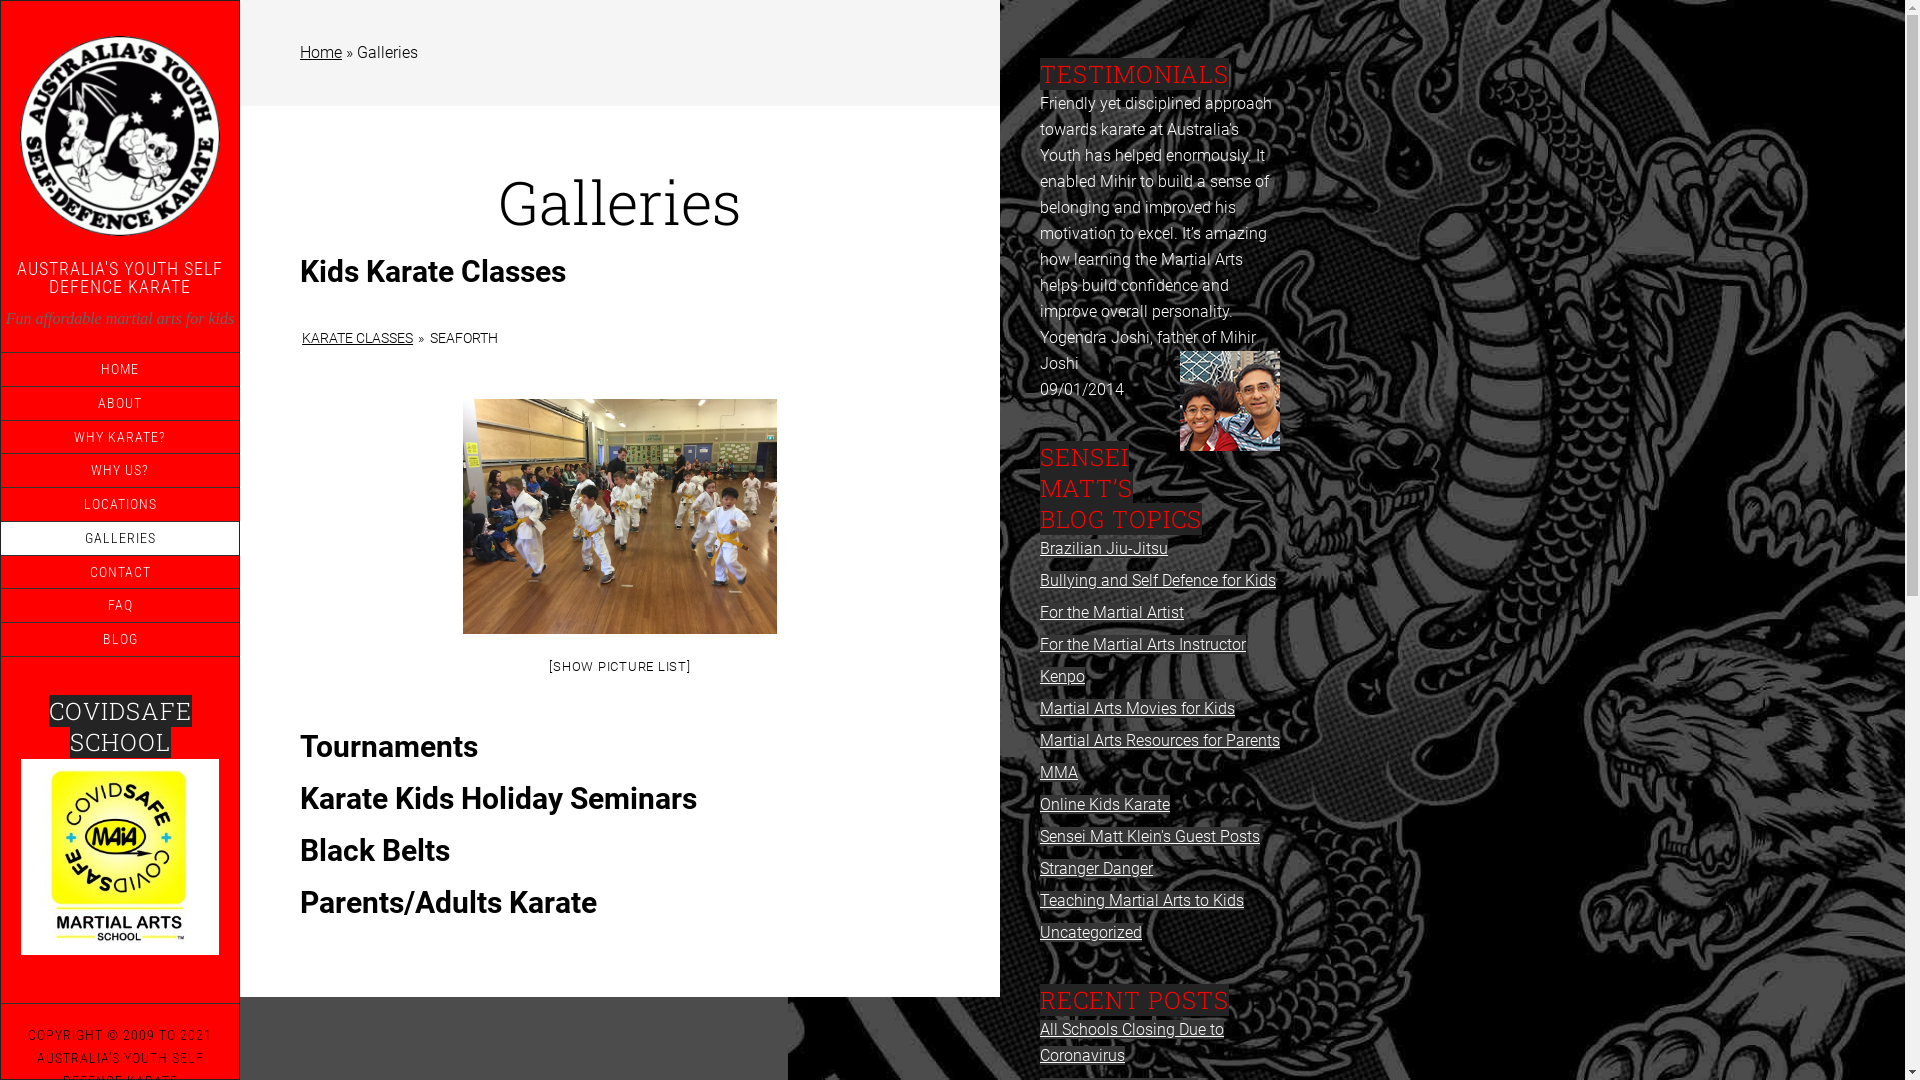  I want to click on 'Teaching Martial Arts to Kids', so click(1142, 900).